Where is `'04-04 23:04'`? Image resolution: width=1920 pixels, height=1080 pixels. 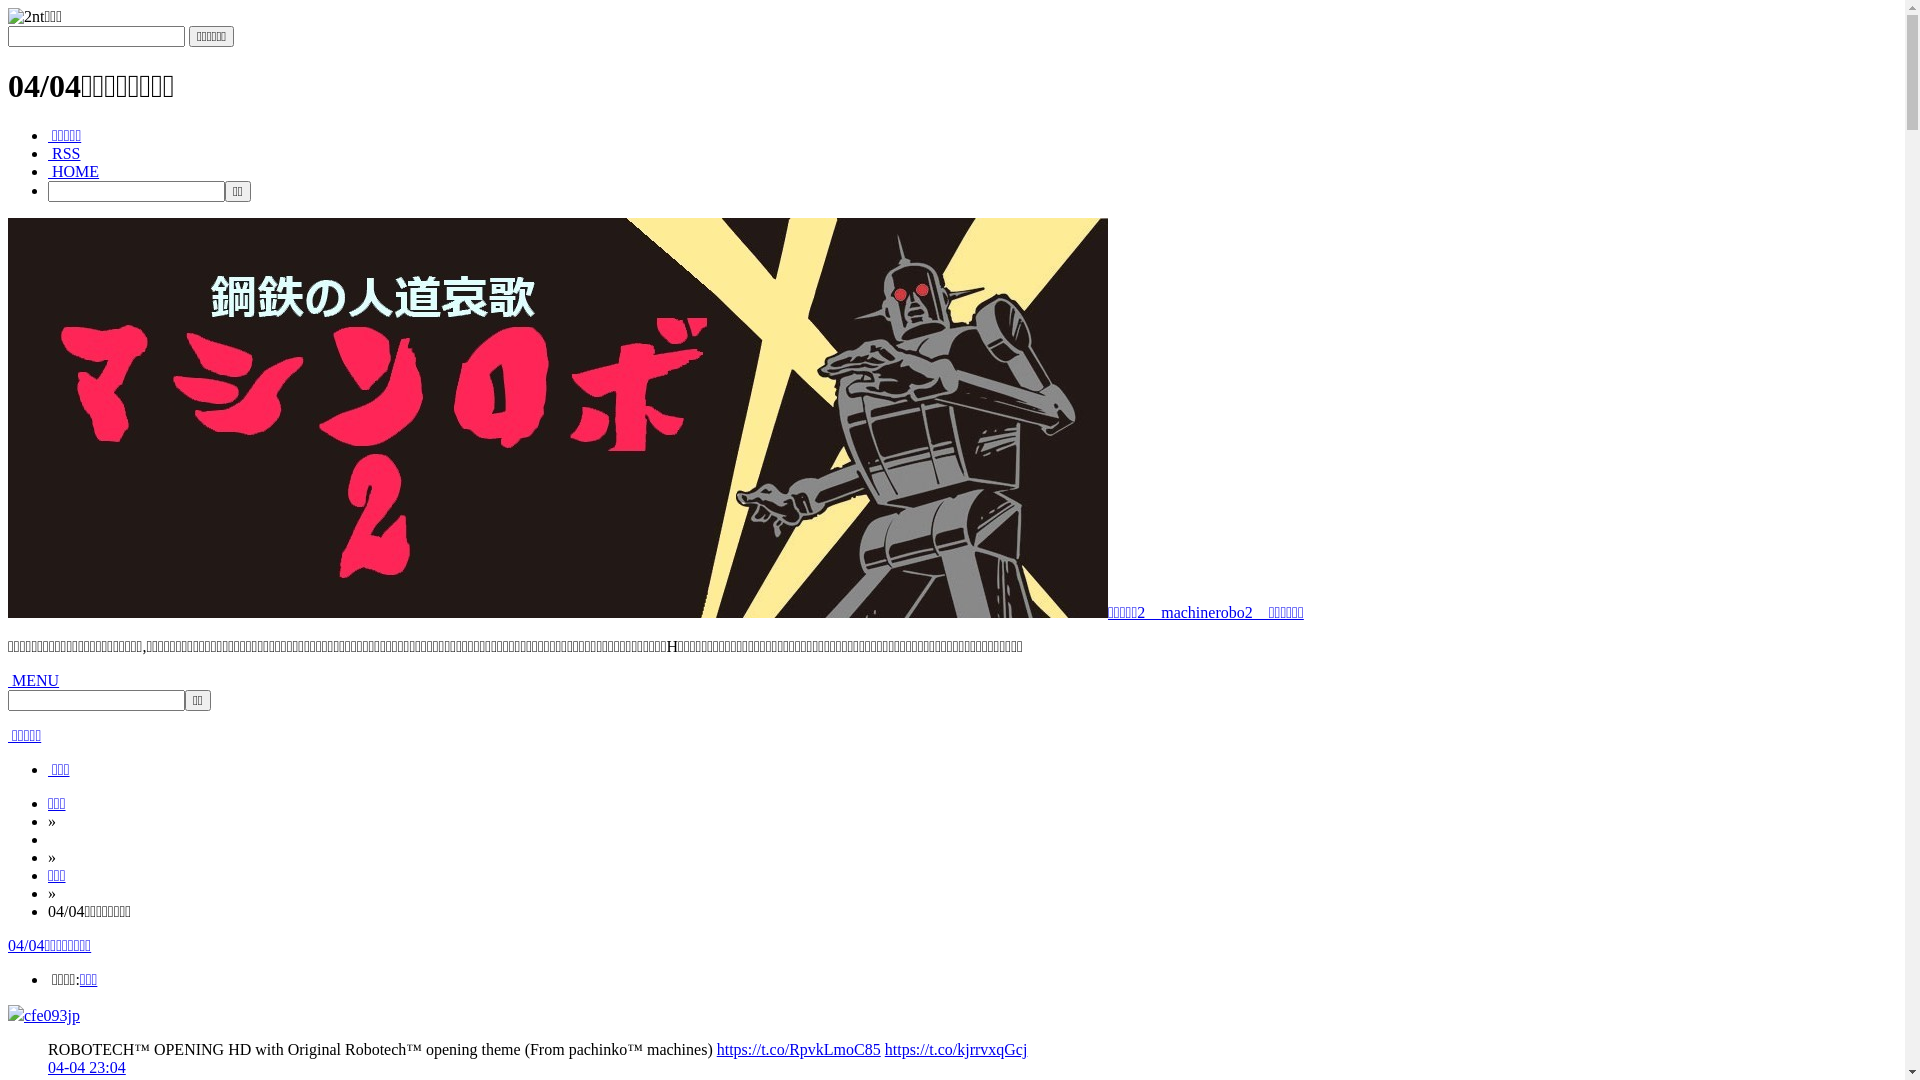
'04-04 23:04' is located at coordinates (85, 1066).